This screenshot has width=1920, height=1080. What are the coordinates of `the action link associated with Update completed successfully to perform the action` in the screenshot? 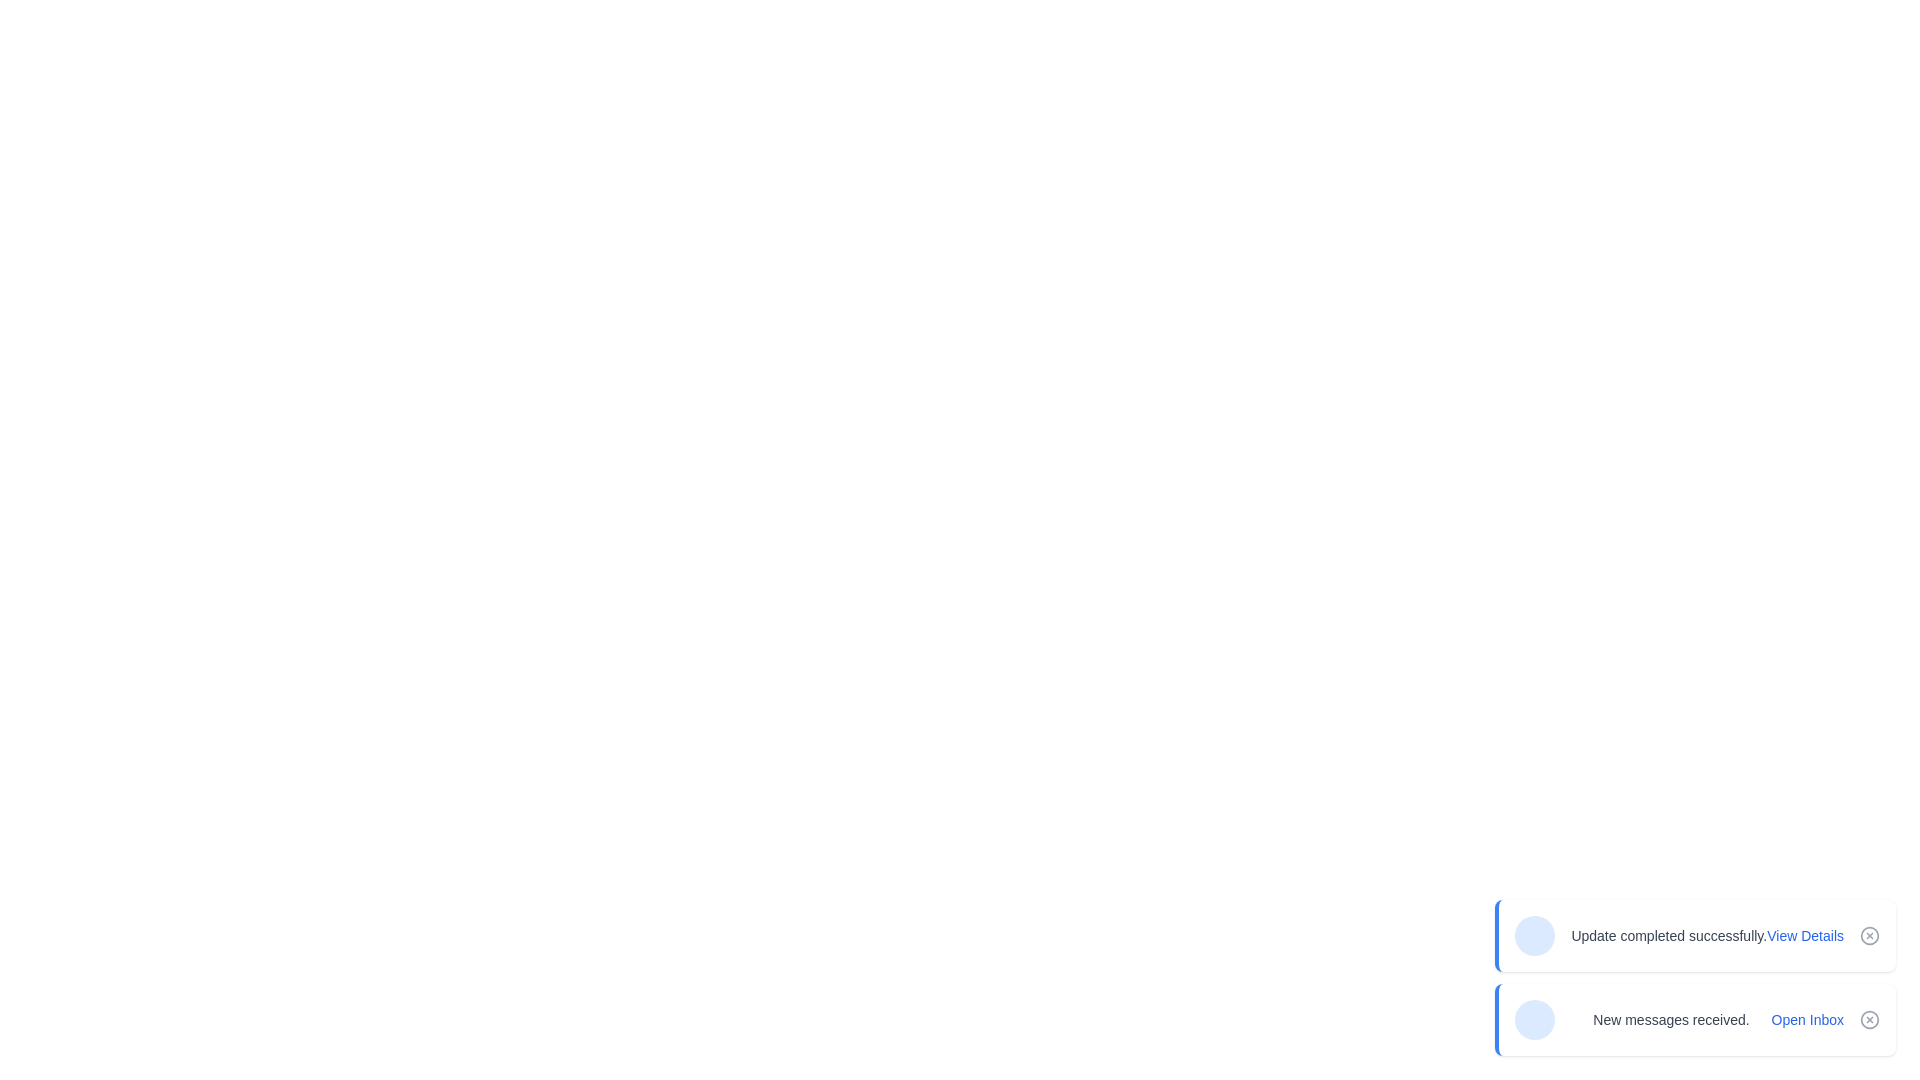 It's located at (1805, 936).